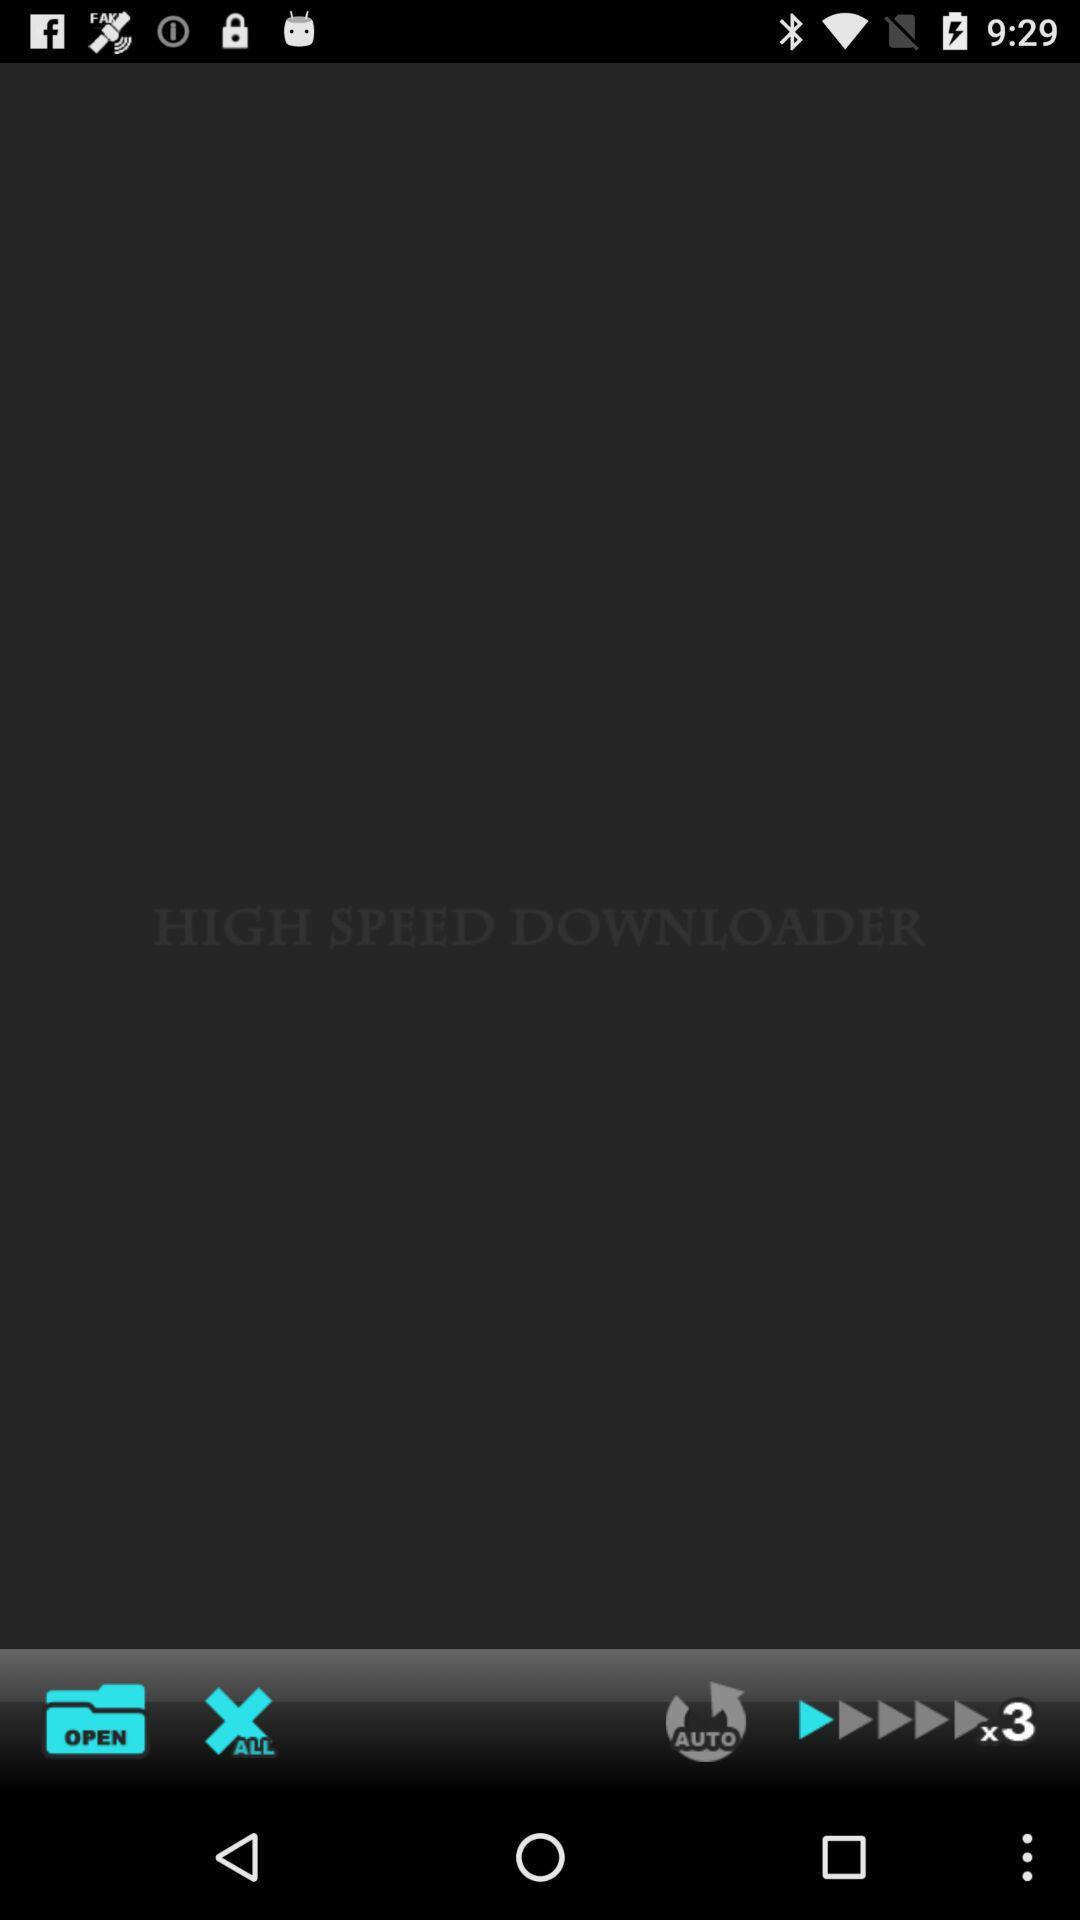  I want to click on the close icon, so click(240, 1841).